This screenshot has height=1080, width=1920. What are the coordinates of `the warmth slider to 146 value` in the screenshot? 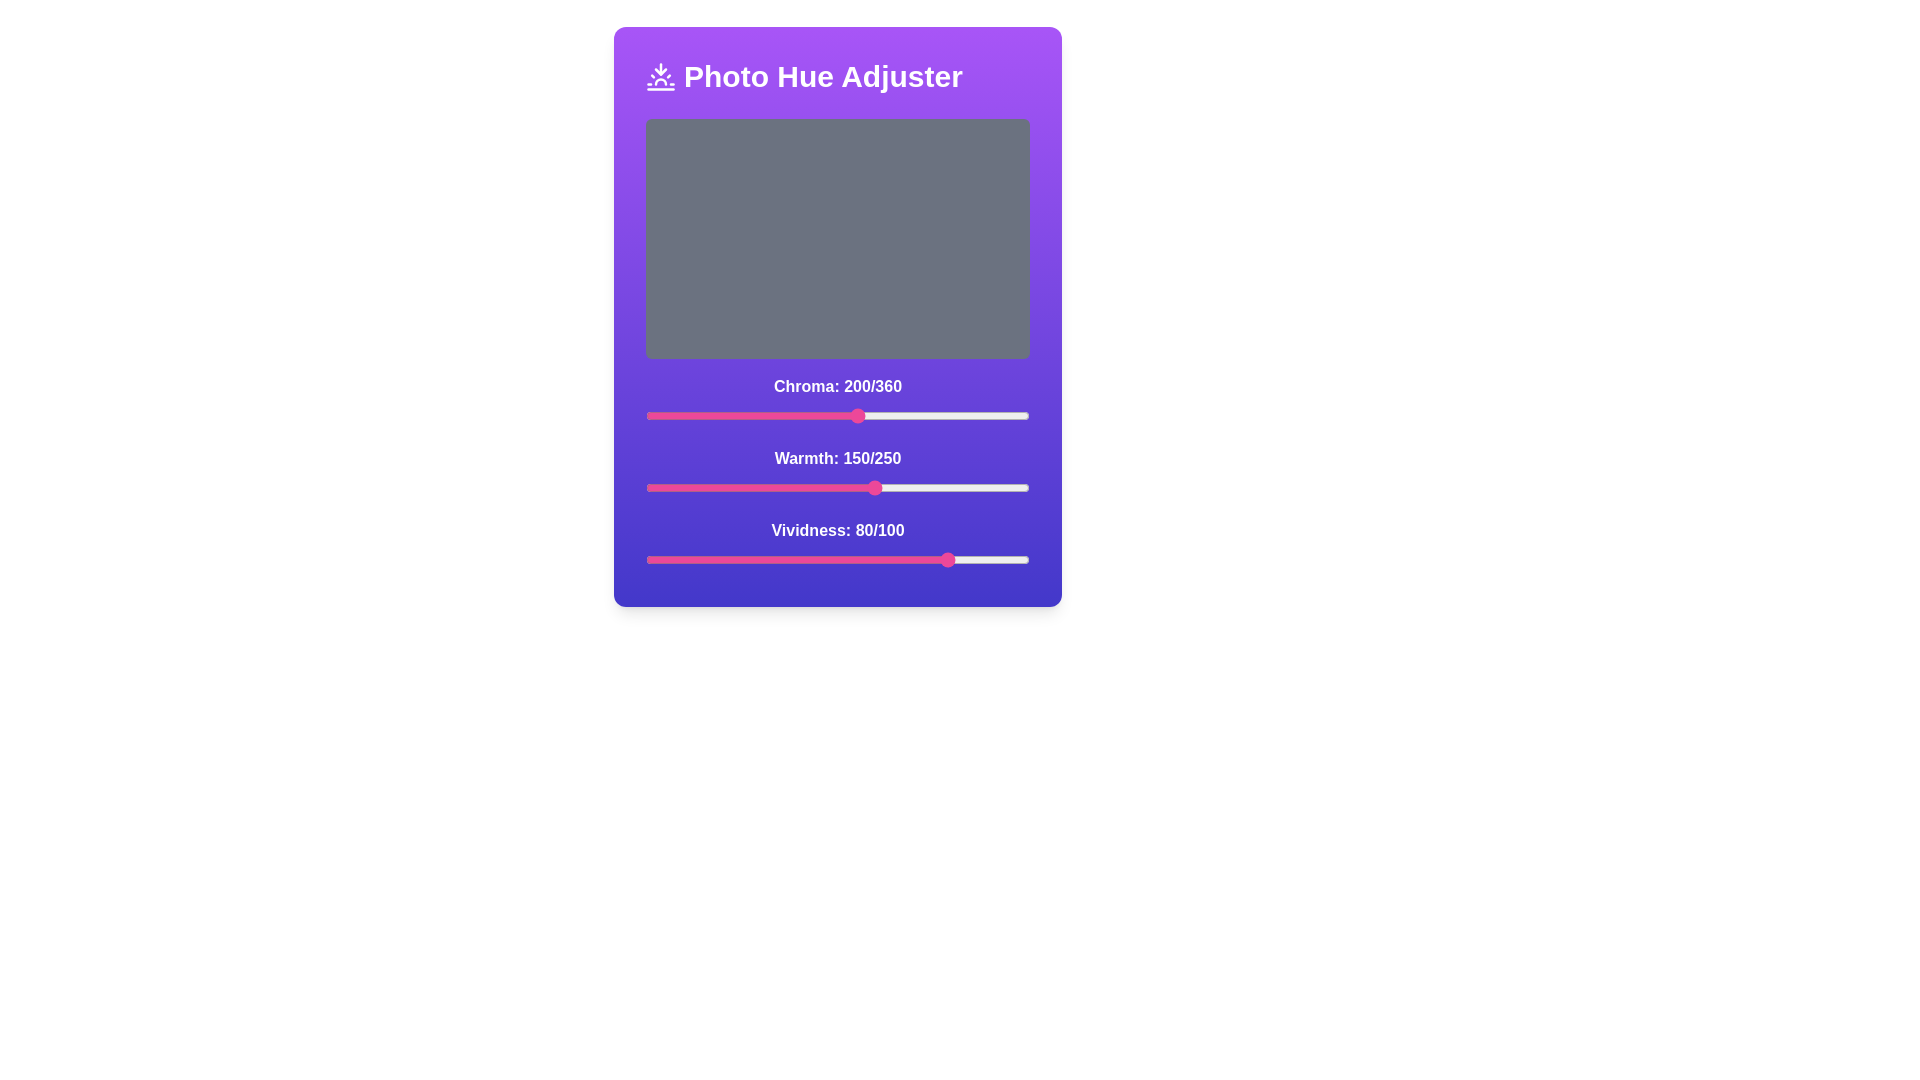 It's located at (870, 488).